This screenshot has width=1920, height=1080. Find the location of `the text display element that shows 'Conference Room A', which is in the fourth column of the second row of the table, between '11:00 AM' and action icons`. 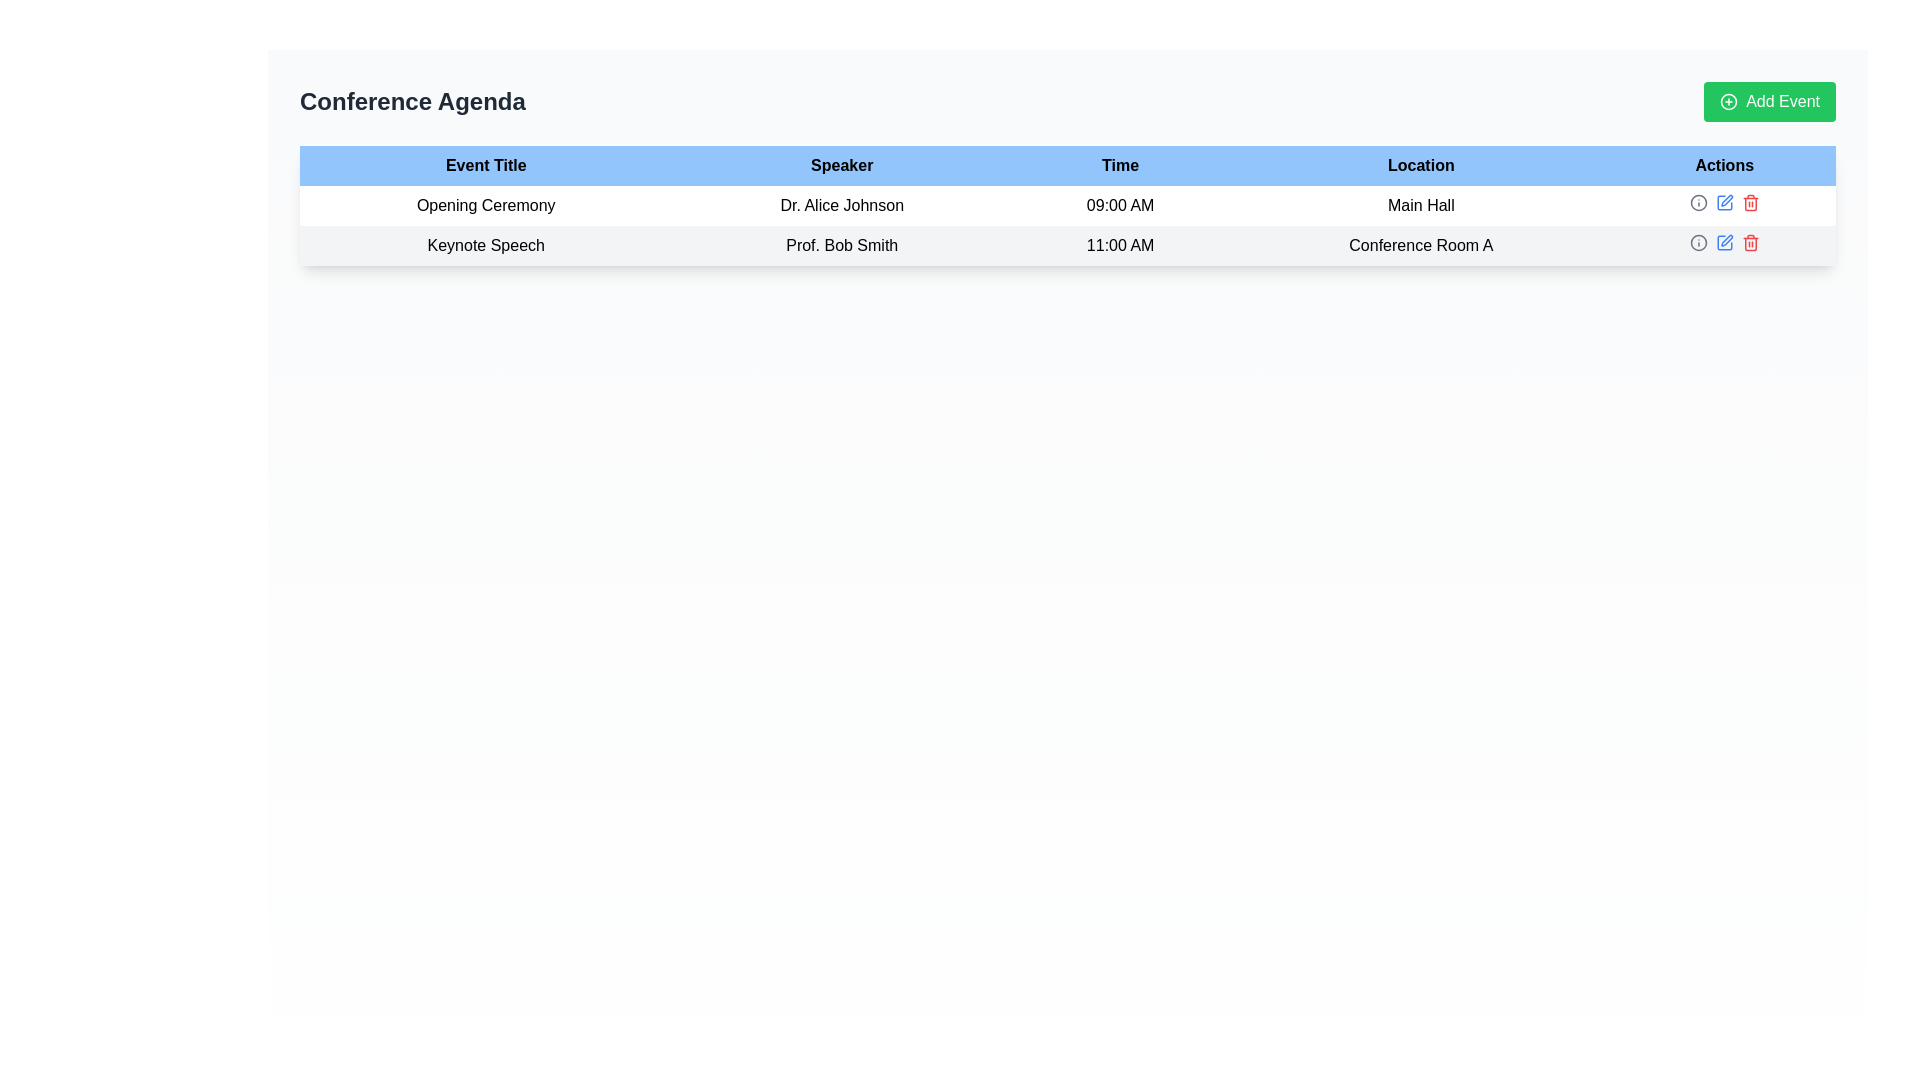

the text display element that shows 'Conference Room A', which is in the fourth column of the second row of the table, between '11:00 AM' and action icons is located at coordinates (1420, 245).